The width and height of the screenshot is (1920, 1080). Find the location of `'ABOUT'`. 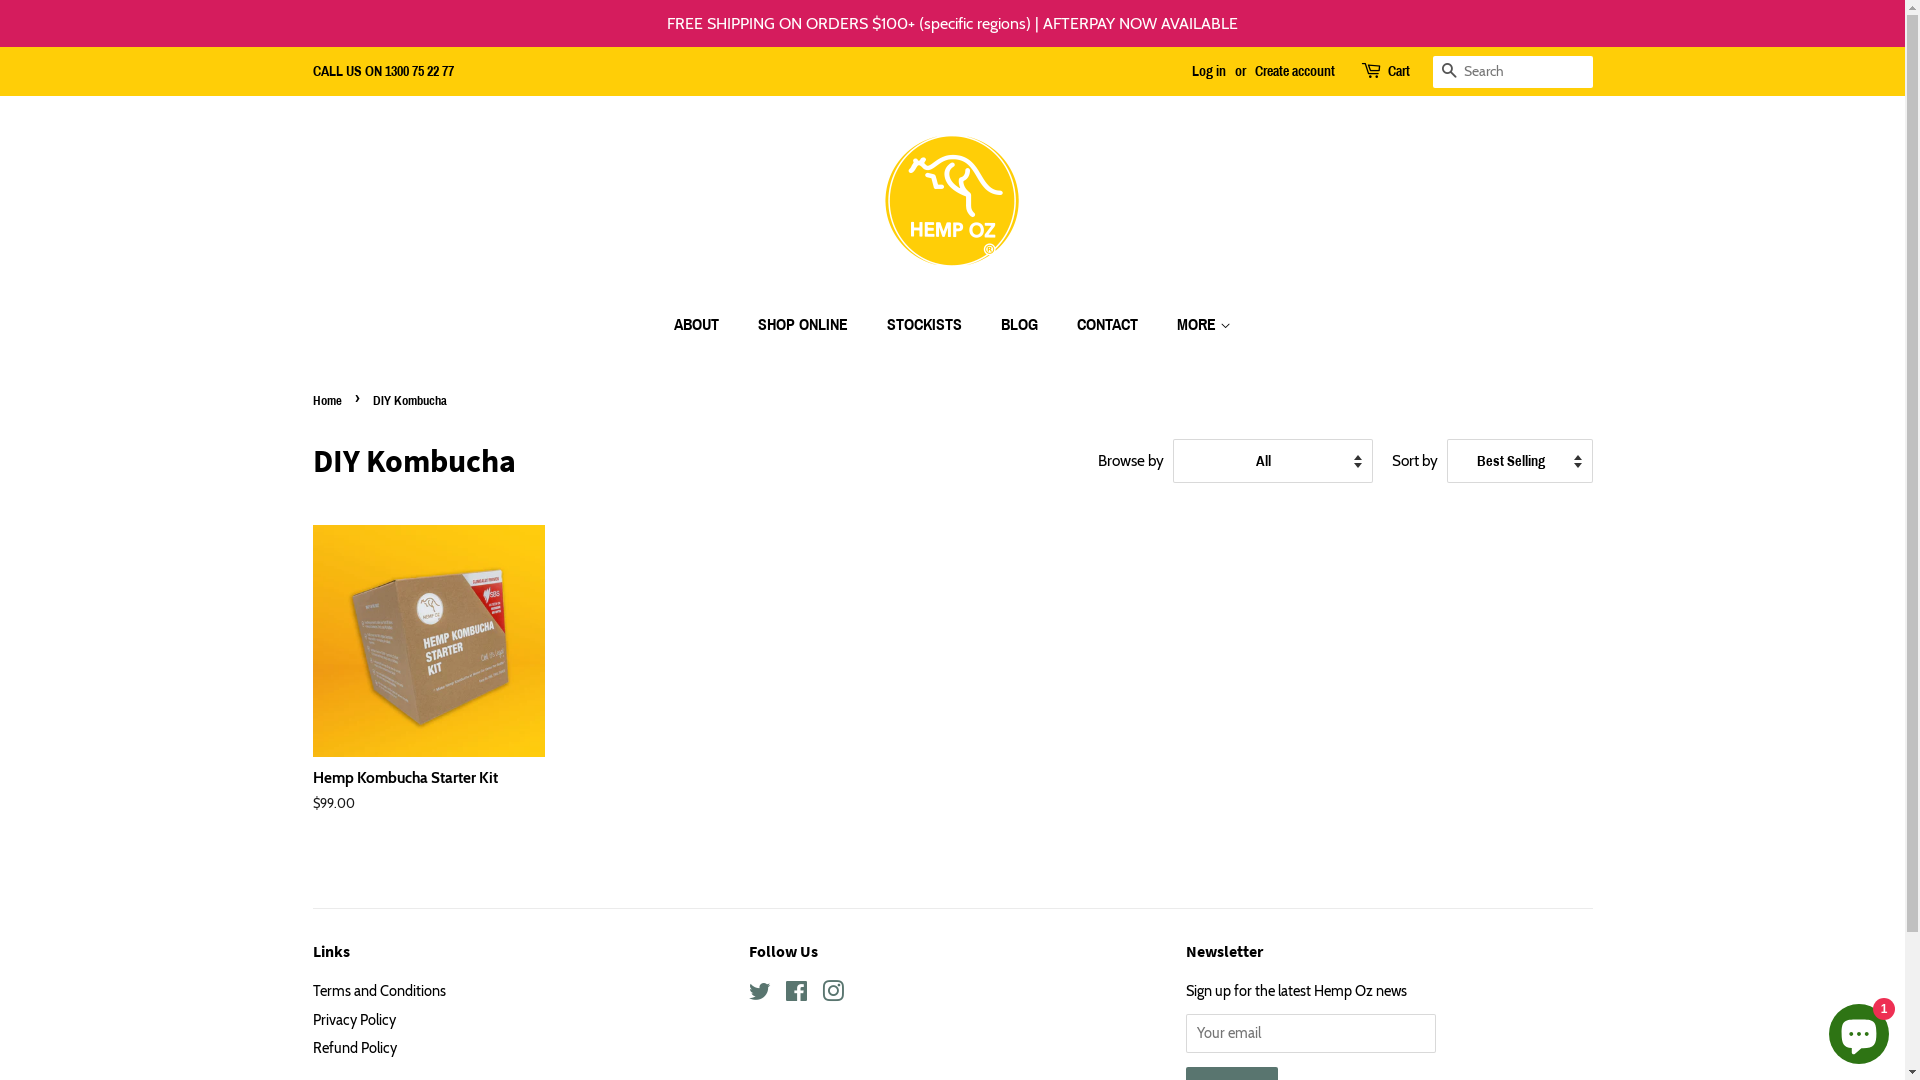

'ABOUT' is located at coordinates (706, 323).